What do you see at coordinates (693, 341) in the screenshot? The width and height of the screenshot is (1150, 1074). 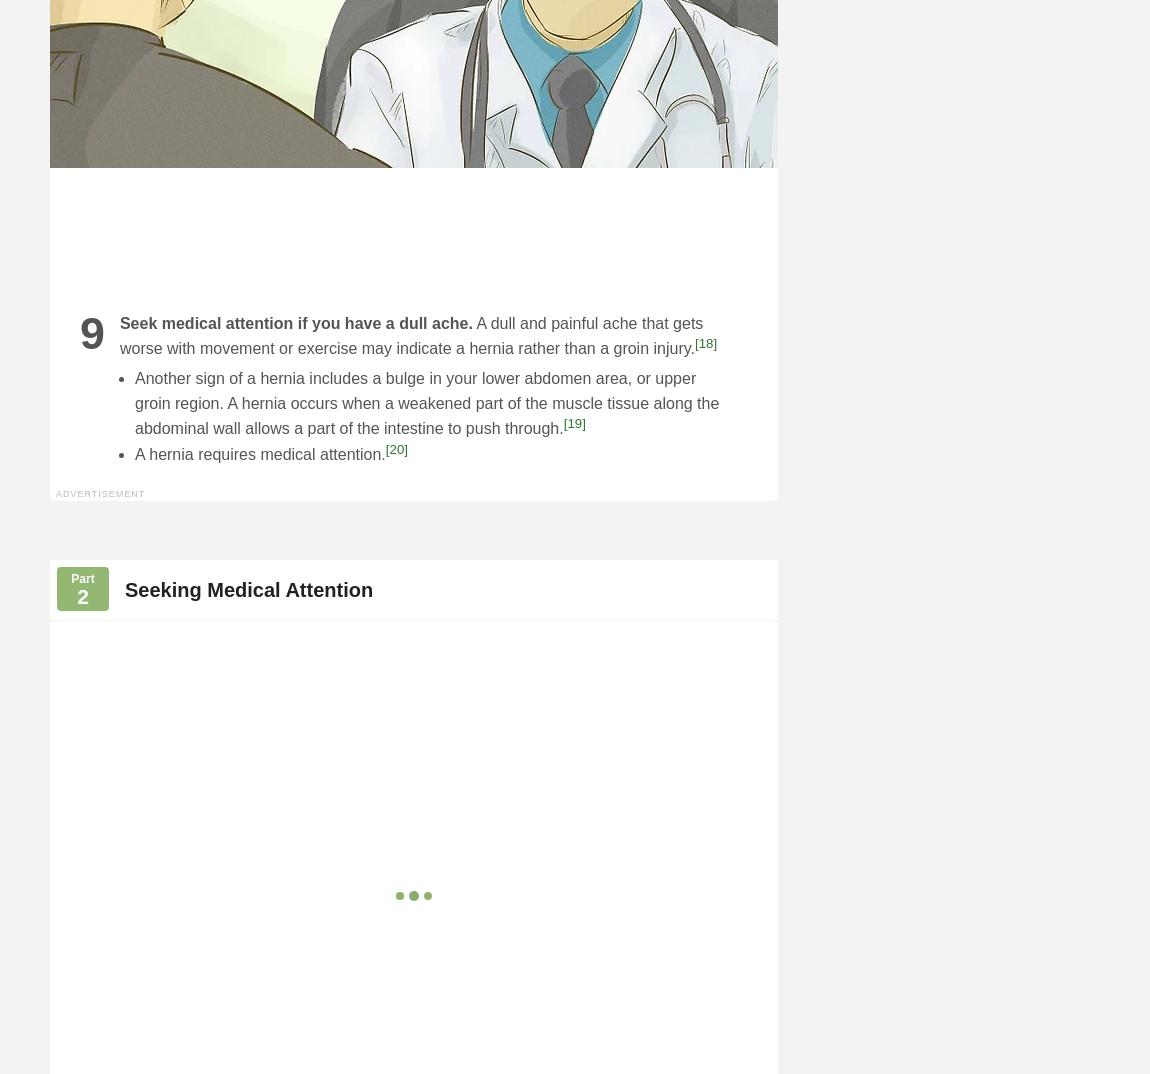 I see `'[18]'` at bounding box center [693, 341].